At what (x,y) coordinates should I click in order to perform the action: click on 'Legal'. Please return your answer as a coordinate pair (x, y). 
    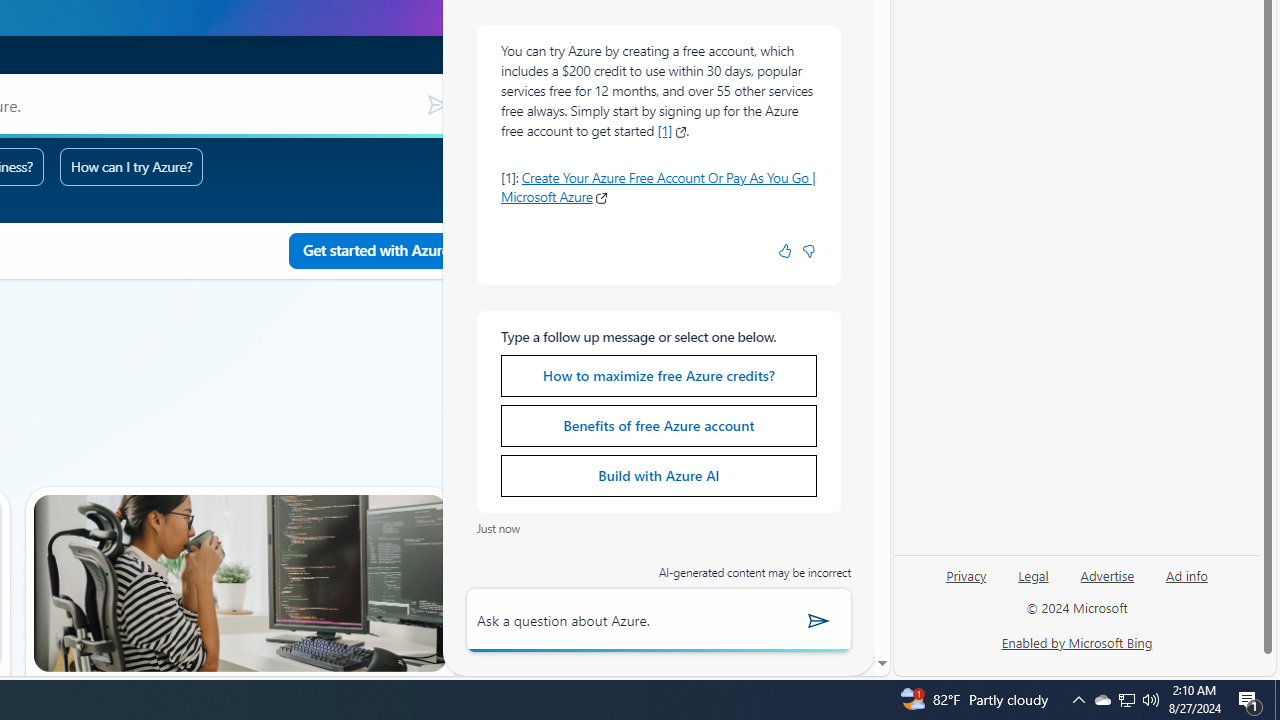
    Looking at the image, I should click on (1033, 583).